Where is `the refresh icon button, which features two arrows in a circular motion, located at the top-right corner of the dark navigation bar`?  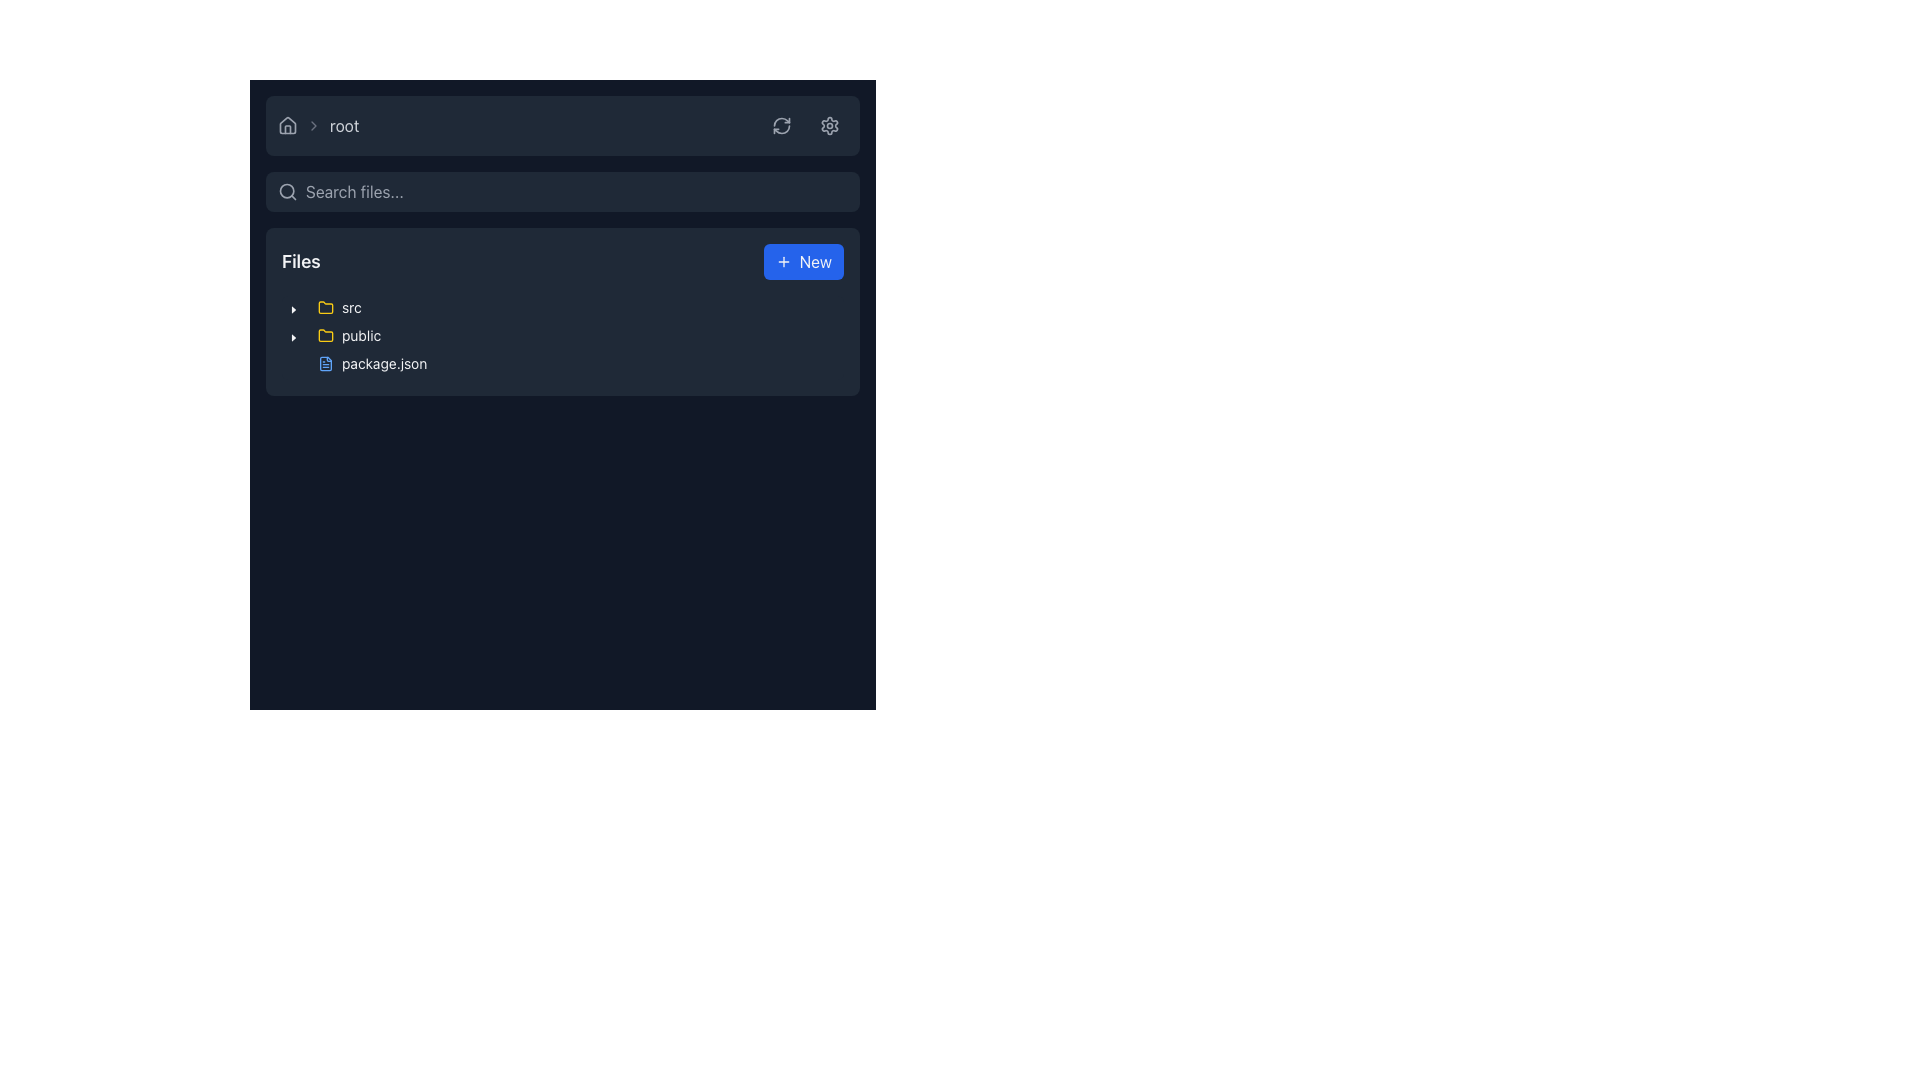 the refresh icon button, which features two arrows in a circular motion, located at the top-right corner of the dark navigation bar is located at coordinates (781, 126).